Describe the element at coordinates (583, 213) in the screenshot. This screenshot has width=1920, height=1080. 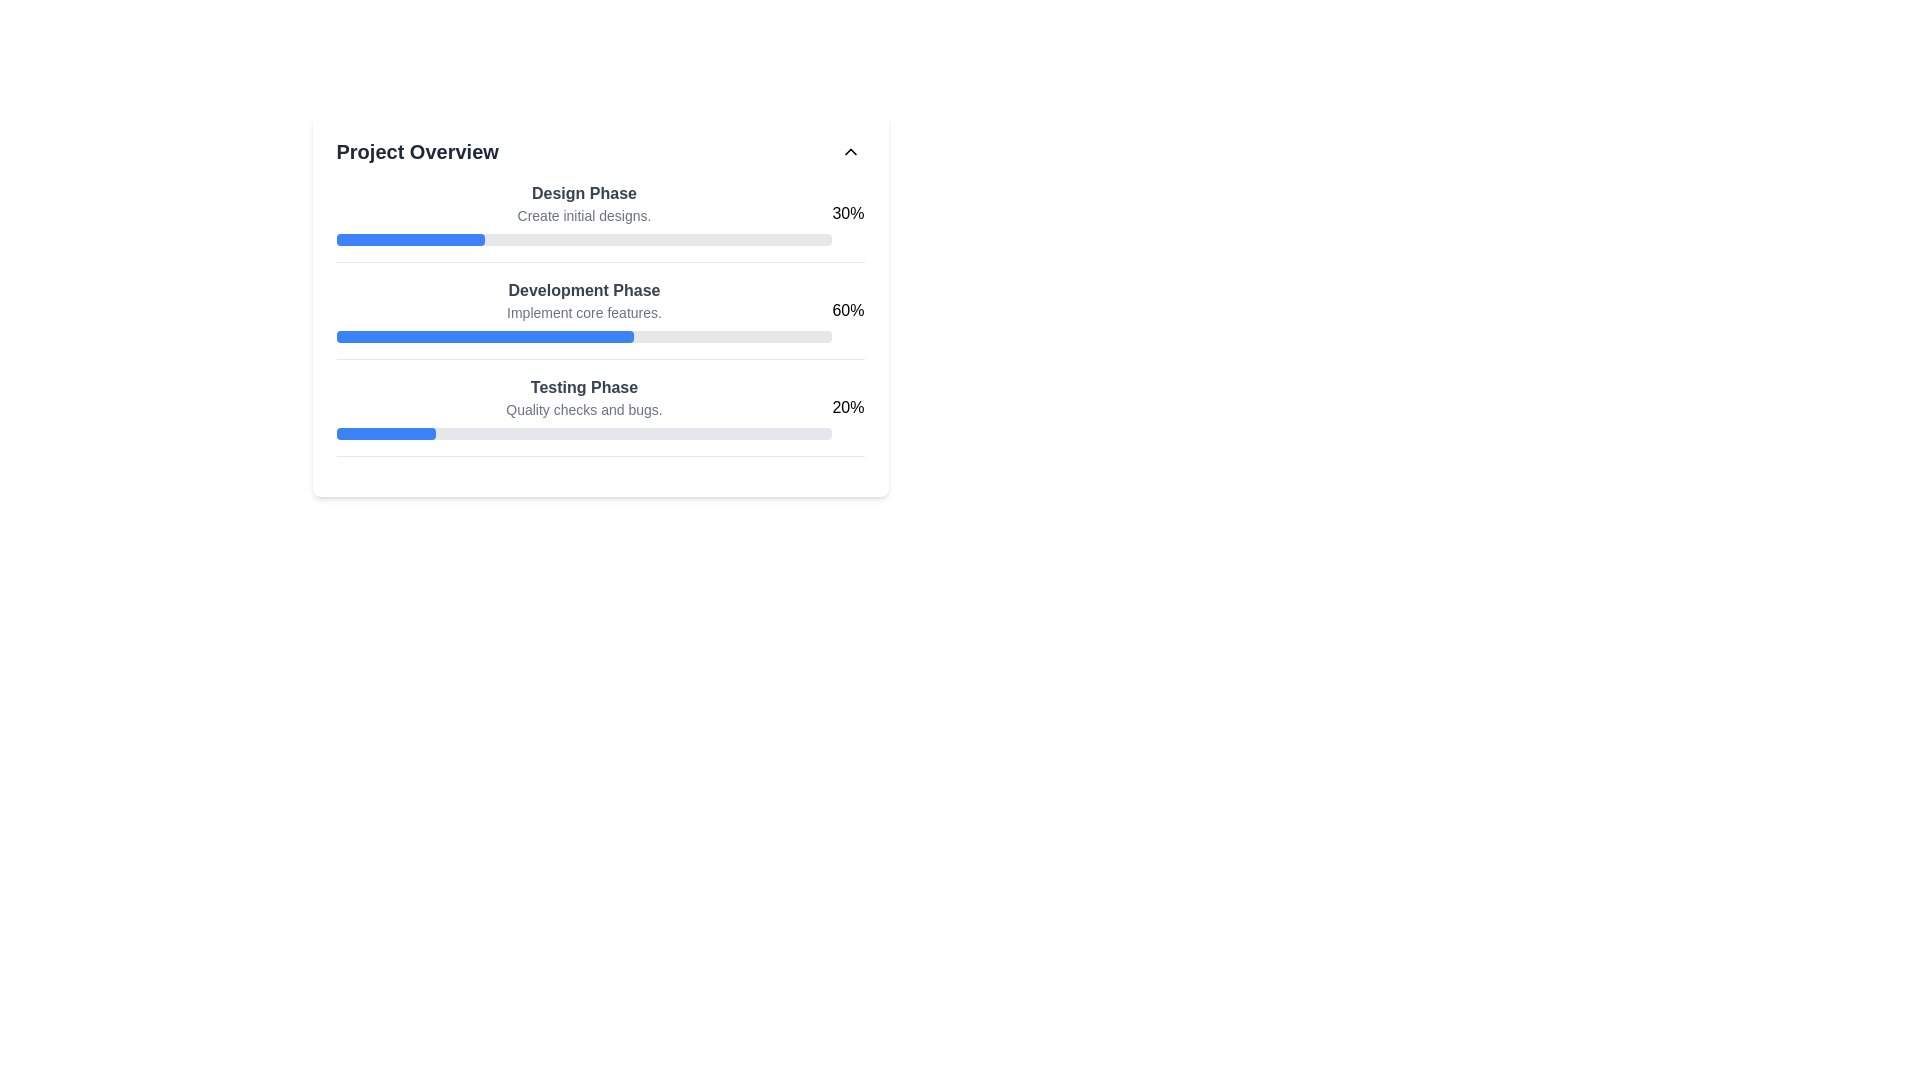
I see `progress bar representing the 'Design Phase' in the project overview section to understand the status of this phase` at that location.